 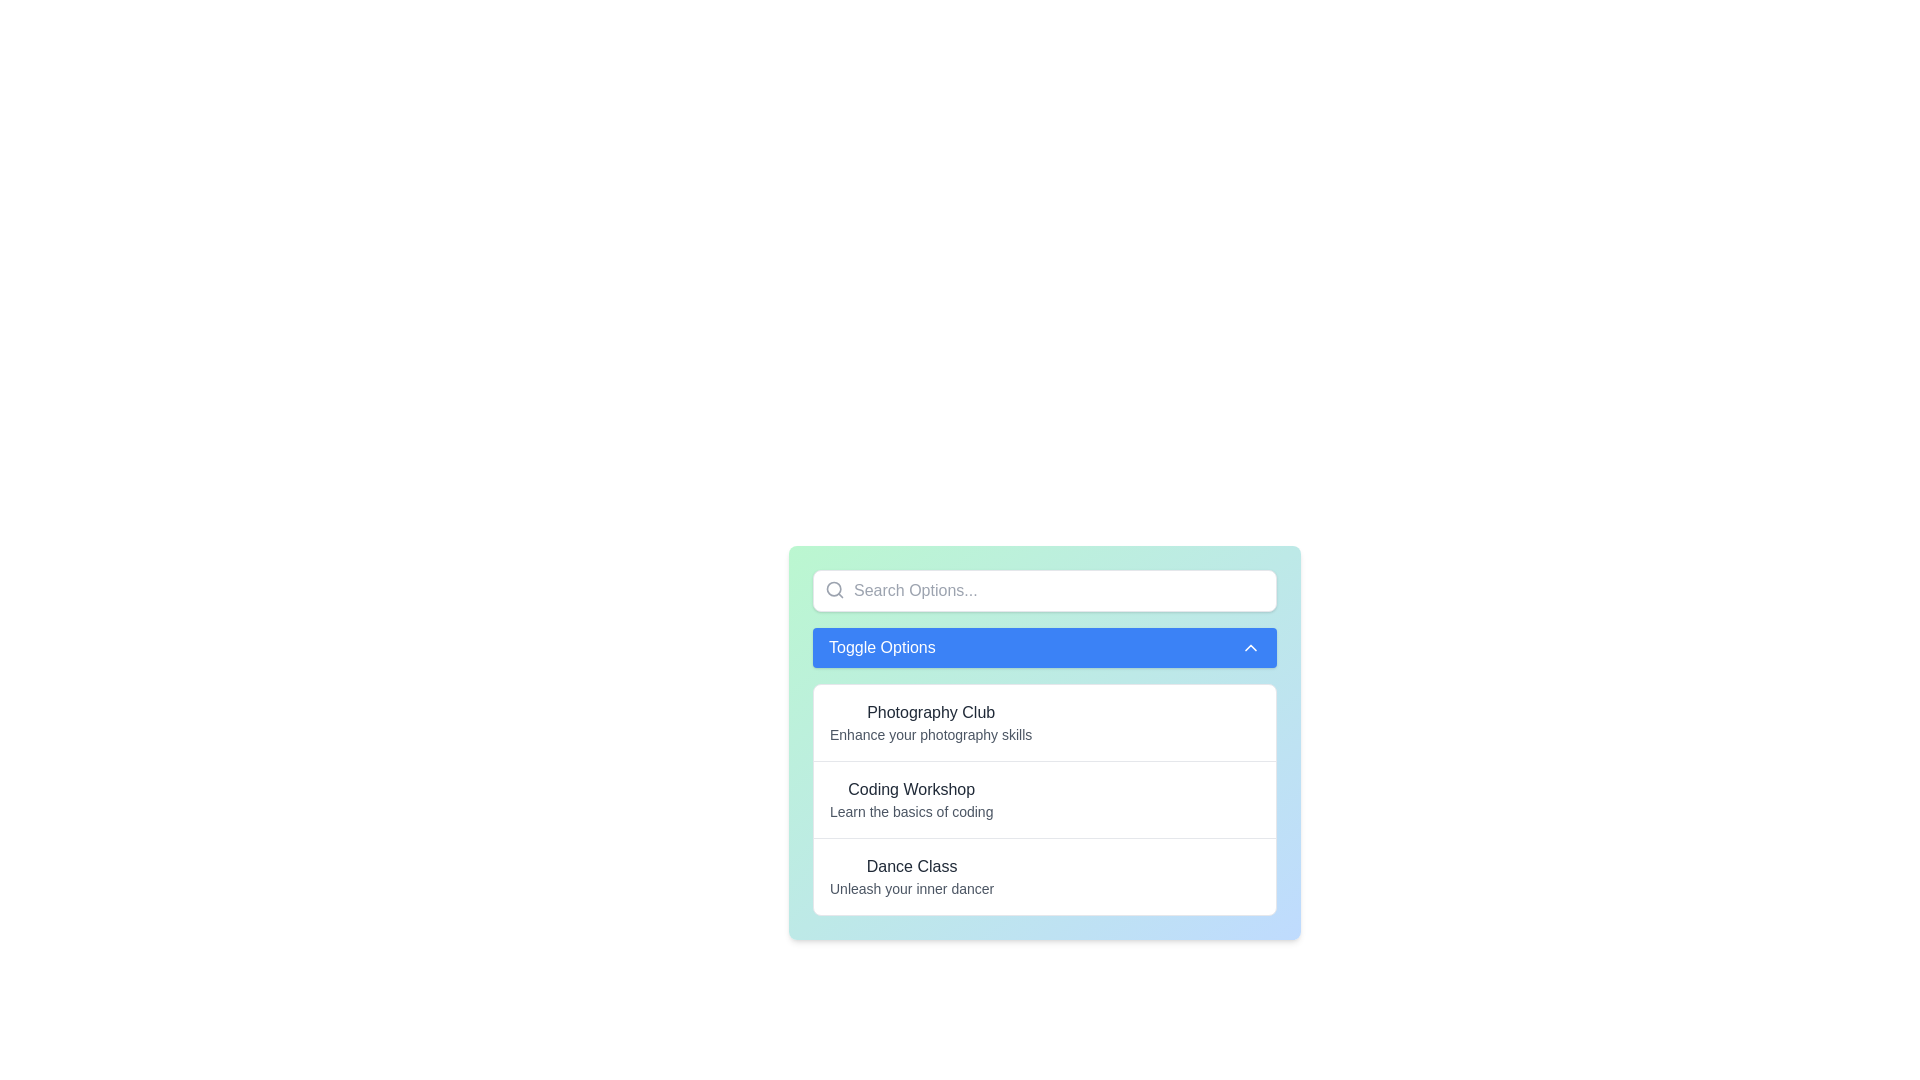 What do you see at coordinates (1044, 798) in the screenshot?
I see `the second list item in the menu that provides information about a coding workshop, located between the 'Photography Club' and 'Dance Class' sections` at bounding box center [1044, 798].